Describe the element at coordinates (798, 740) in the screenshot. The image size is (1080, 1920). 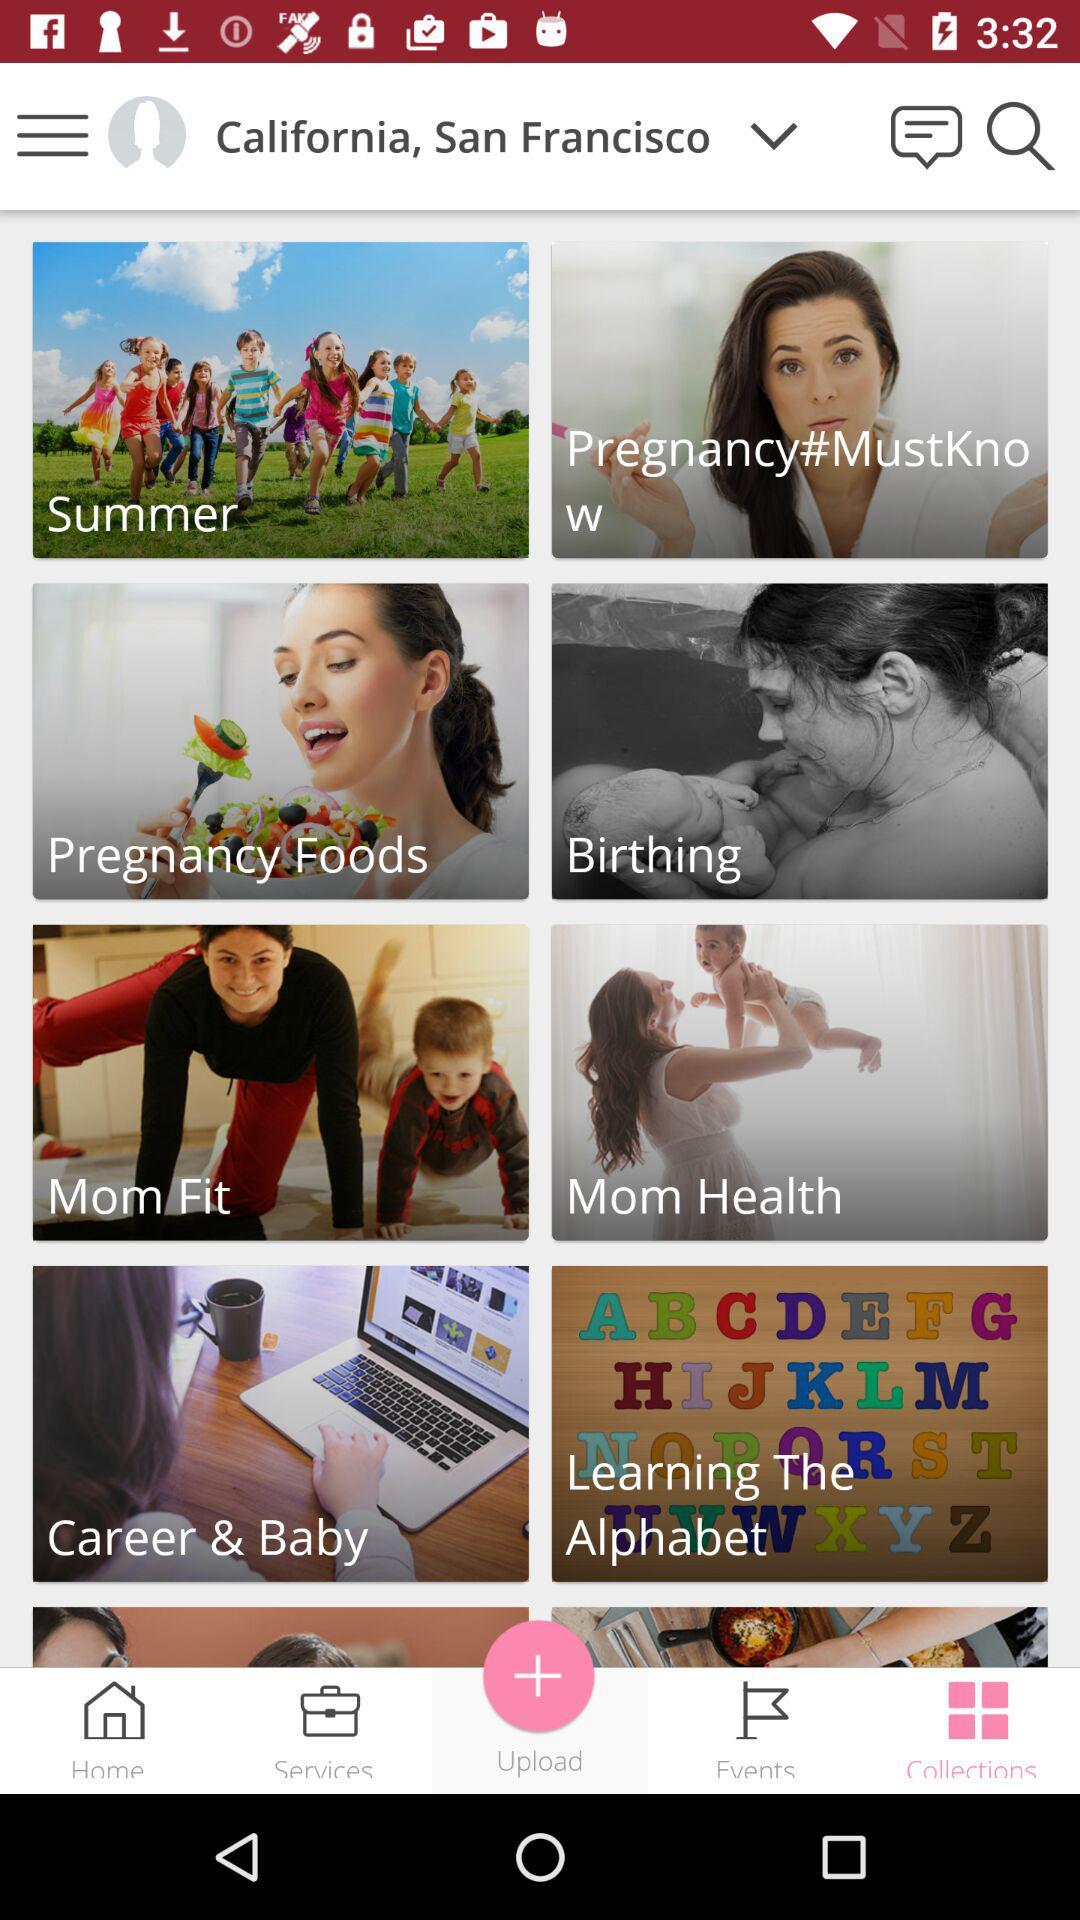
I see `learn about birthing` at that location.